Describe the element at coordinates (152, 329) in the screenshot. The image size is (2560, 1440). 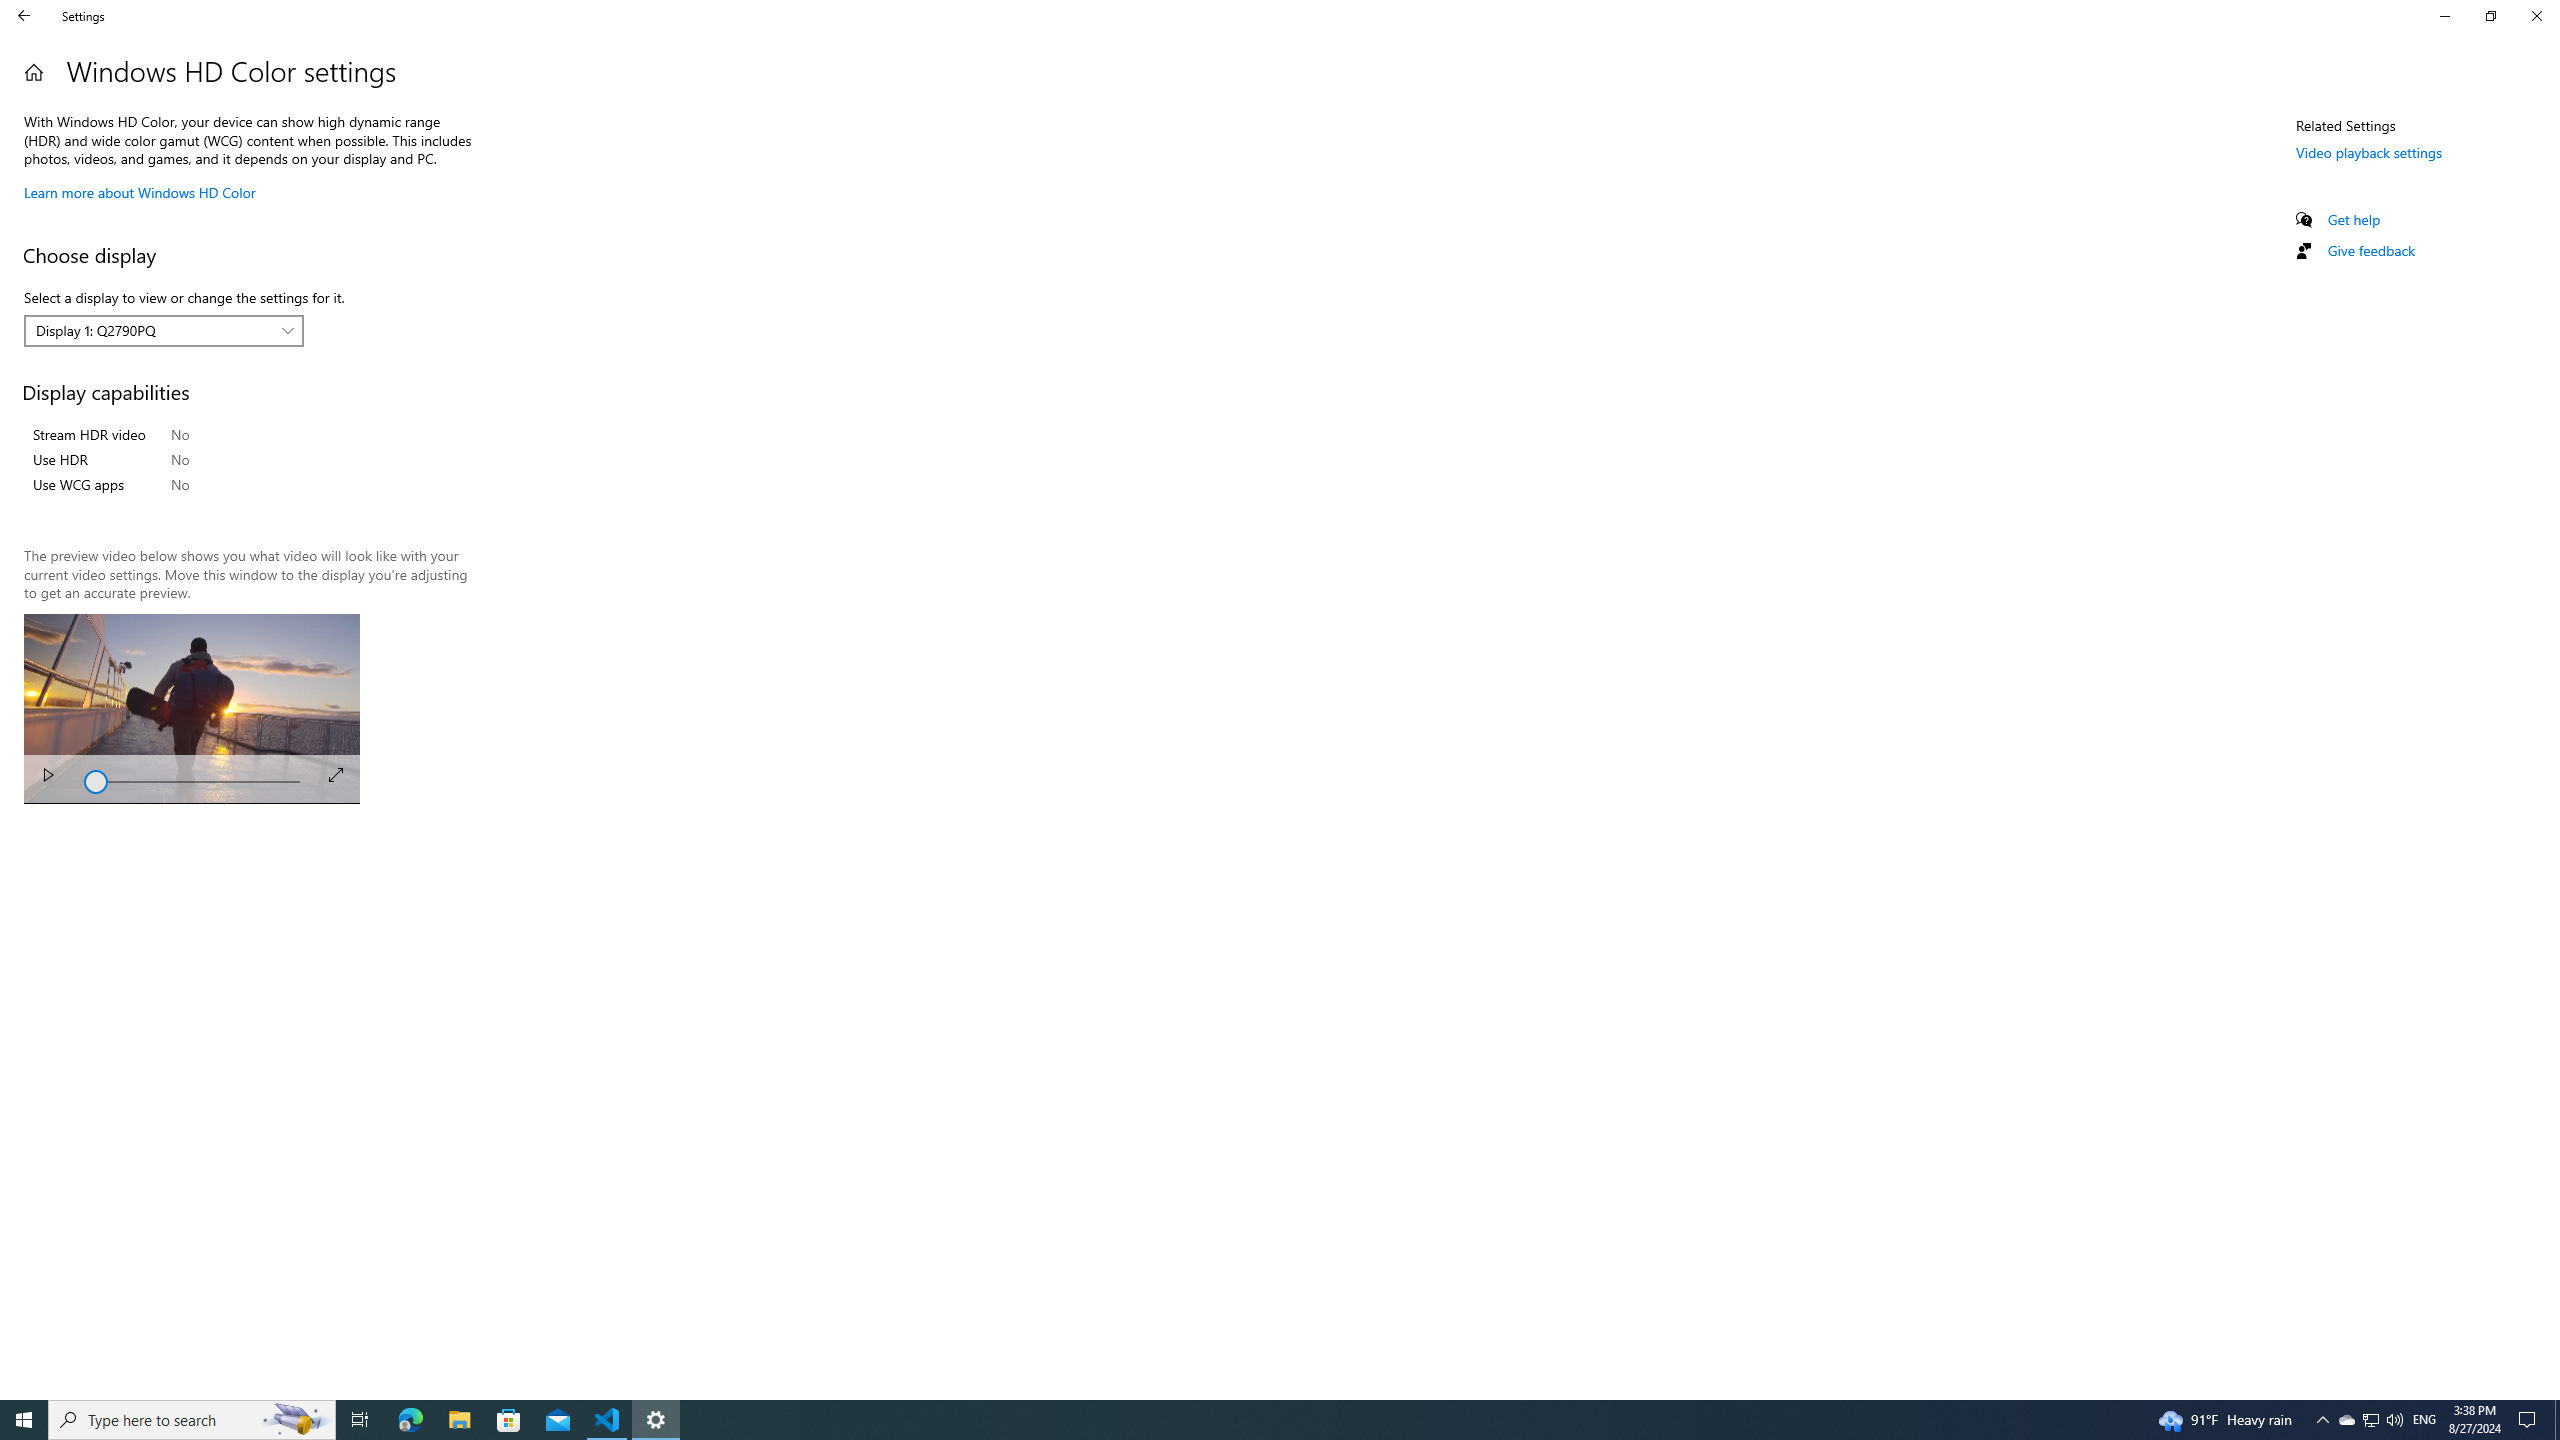
I see `'Display 1: Q2790PQ'` at that location.